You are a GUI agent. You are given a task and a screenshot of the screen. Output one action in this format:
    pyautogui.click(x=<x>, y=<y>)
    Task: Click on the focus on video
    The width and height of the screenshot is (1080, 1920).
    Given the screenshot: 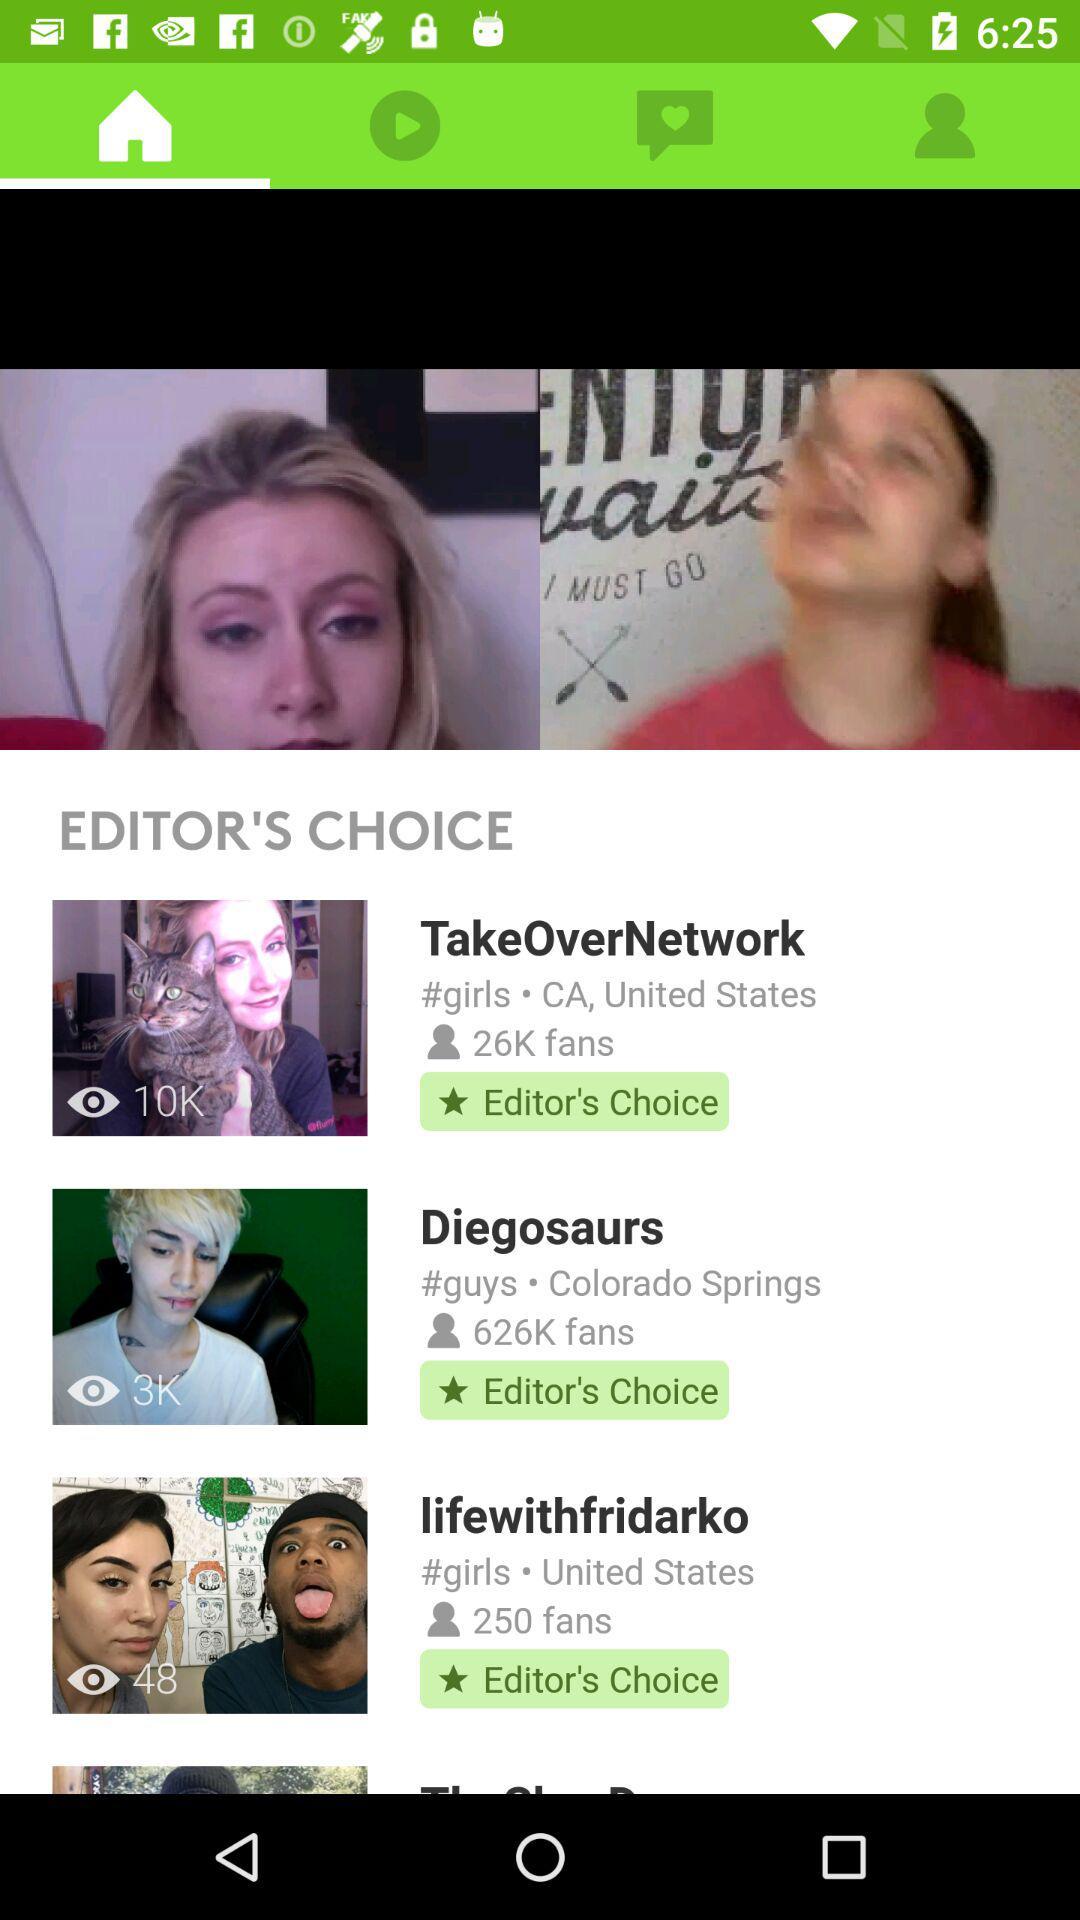 What is the action you would take?
    pyautogui.click(x=540, y=468)
    